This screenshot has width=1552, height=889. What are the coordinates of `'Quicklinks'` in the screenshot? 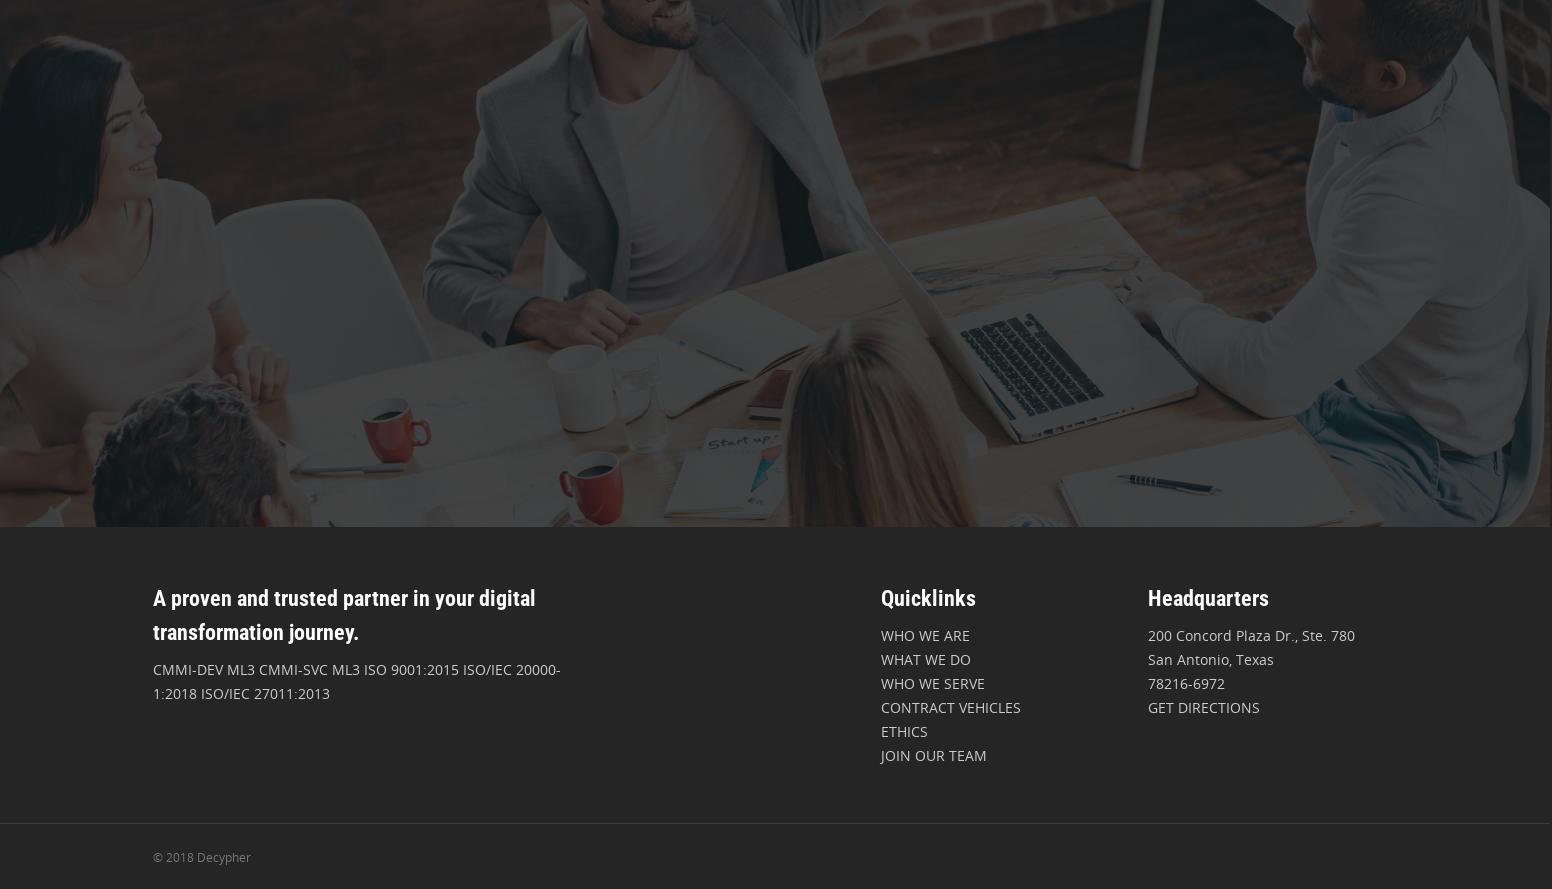 It's located at (879, 597).